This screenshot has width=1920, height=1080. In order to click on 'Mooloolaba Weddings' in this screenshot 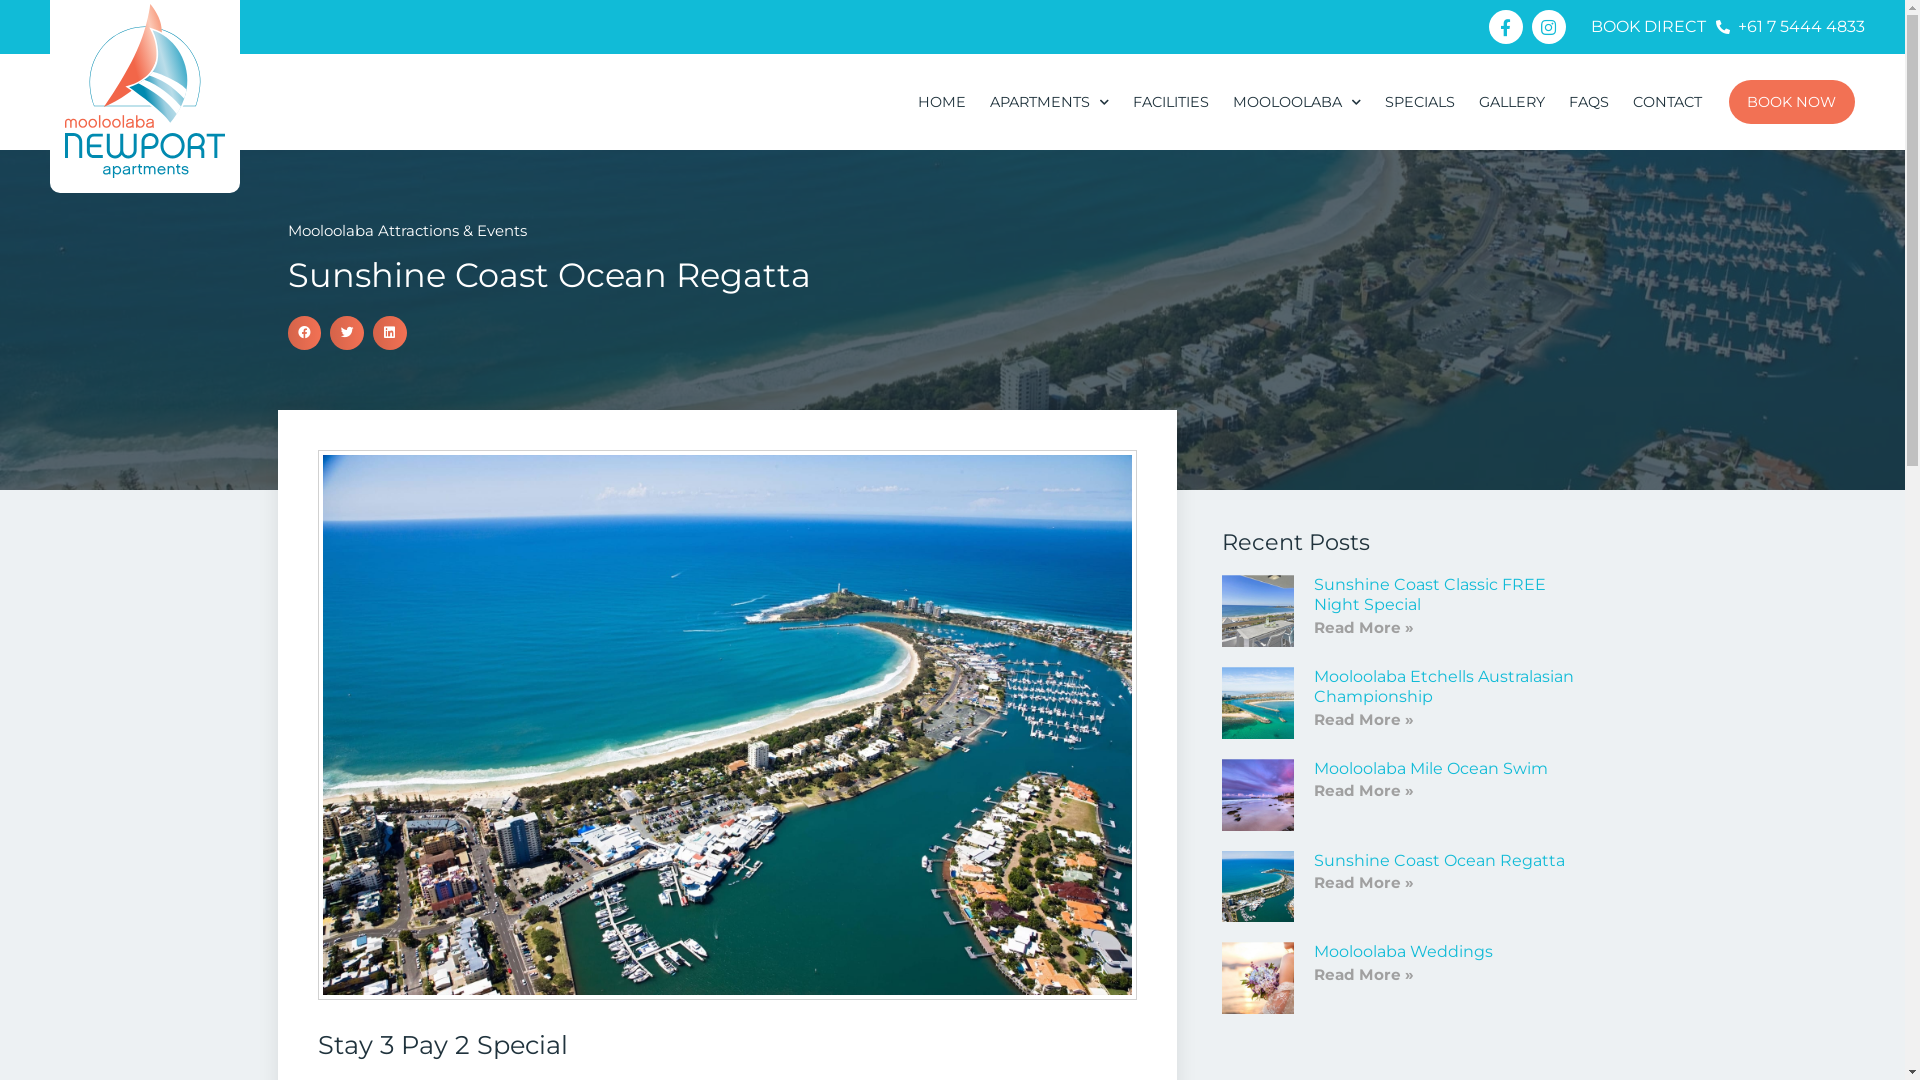, I will do `click(1402, 950)`.